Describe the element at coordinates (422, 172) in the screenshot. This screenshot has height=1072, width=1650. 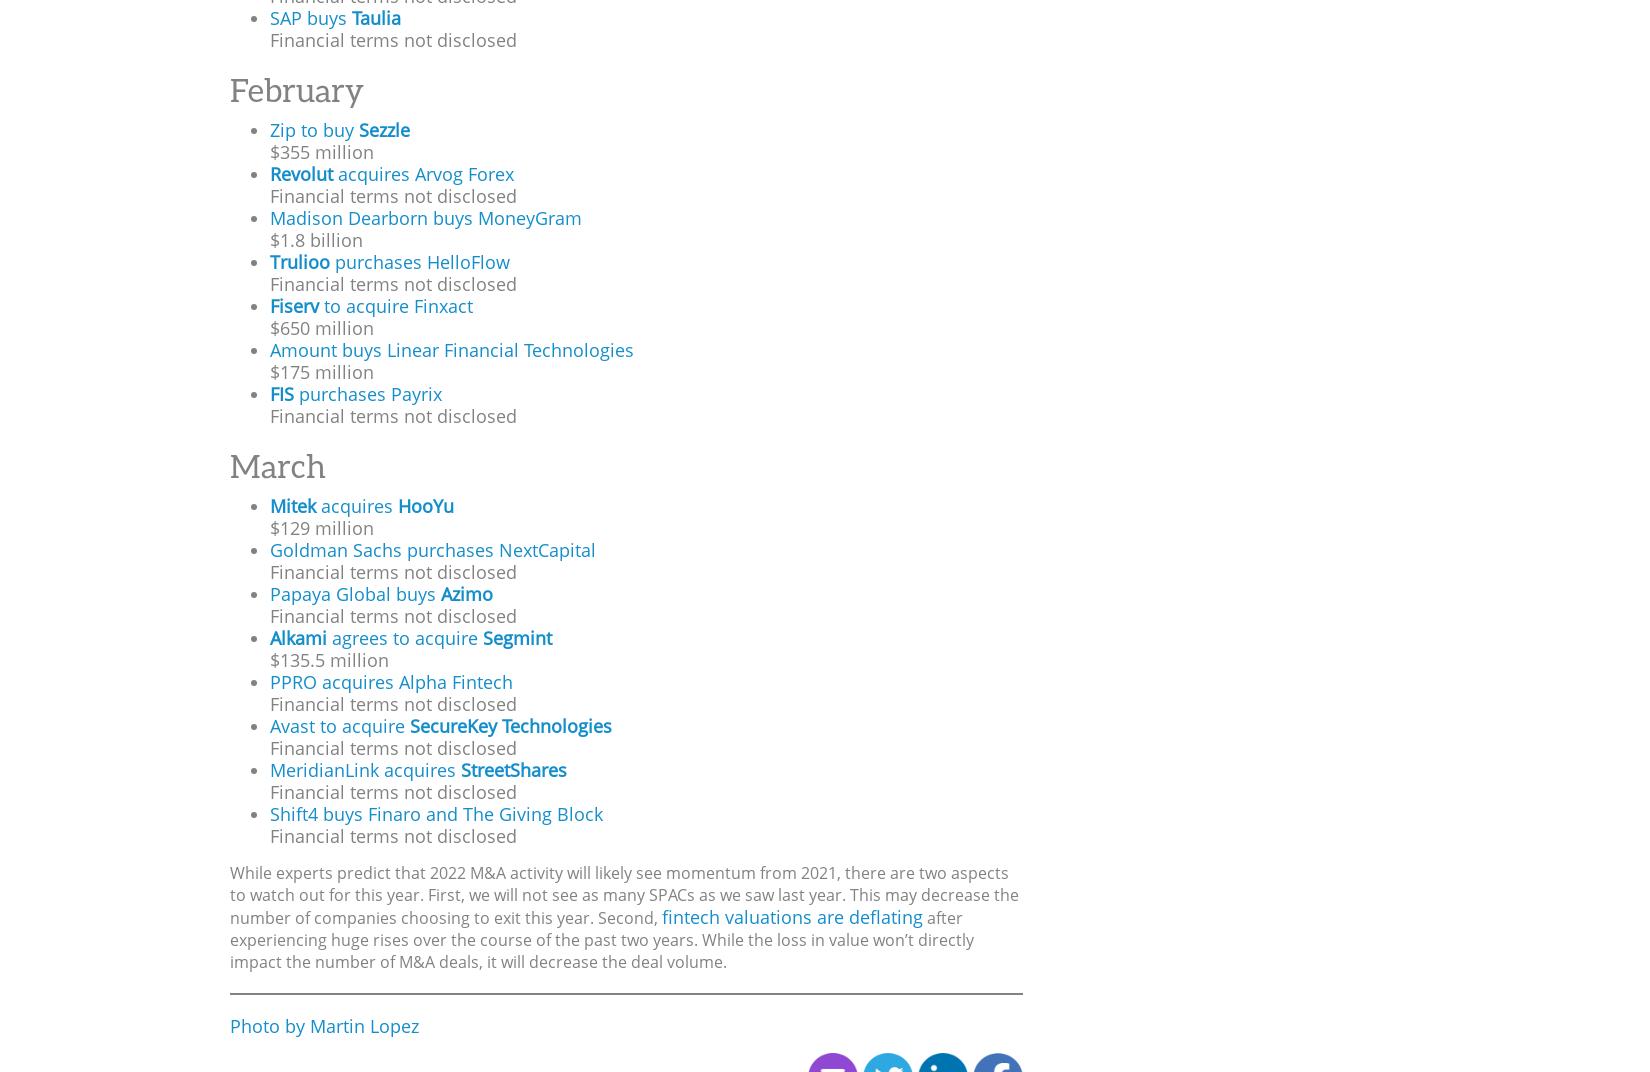
I see `'acquires Arvog Forex'` at that location.